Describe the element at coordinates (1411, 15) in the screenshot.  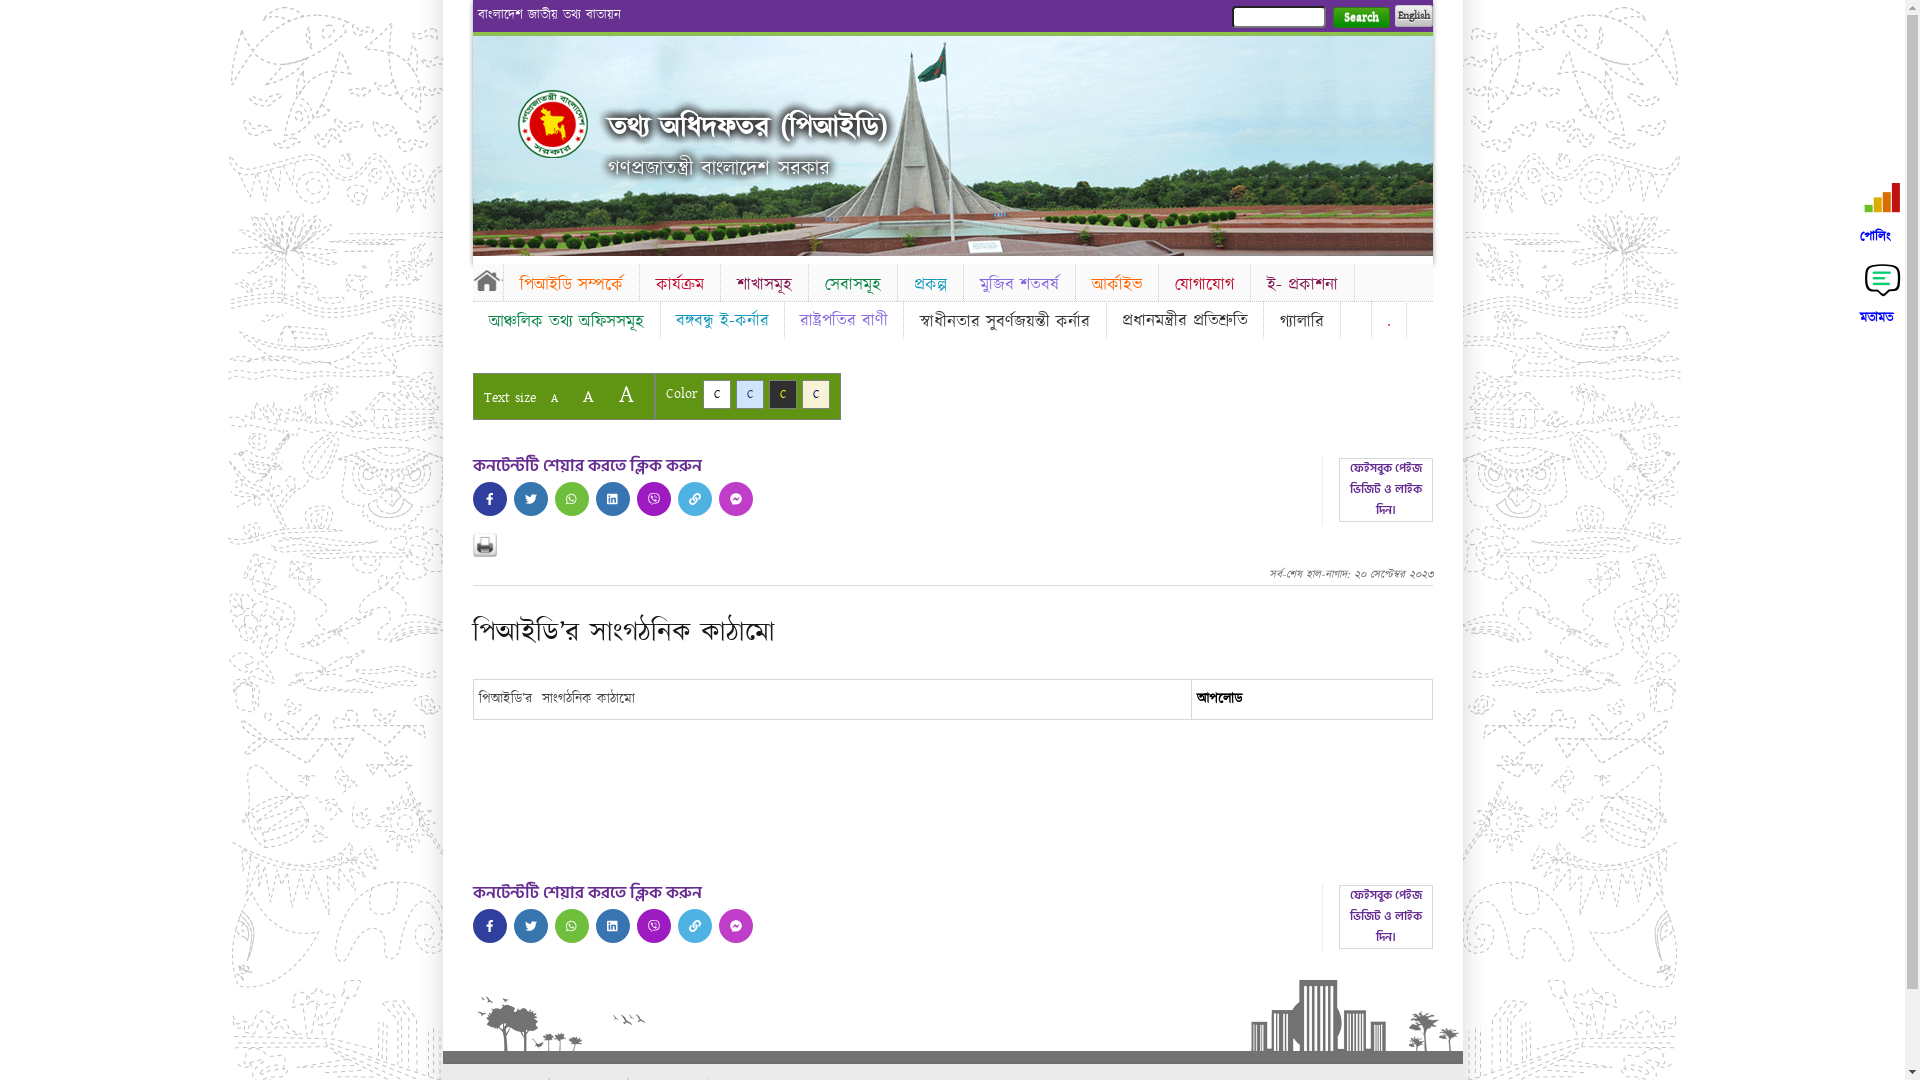
I see `'English'` at that location.